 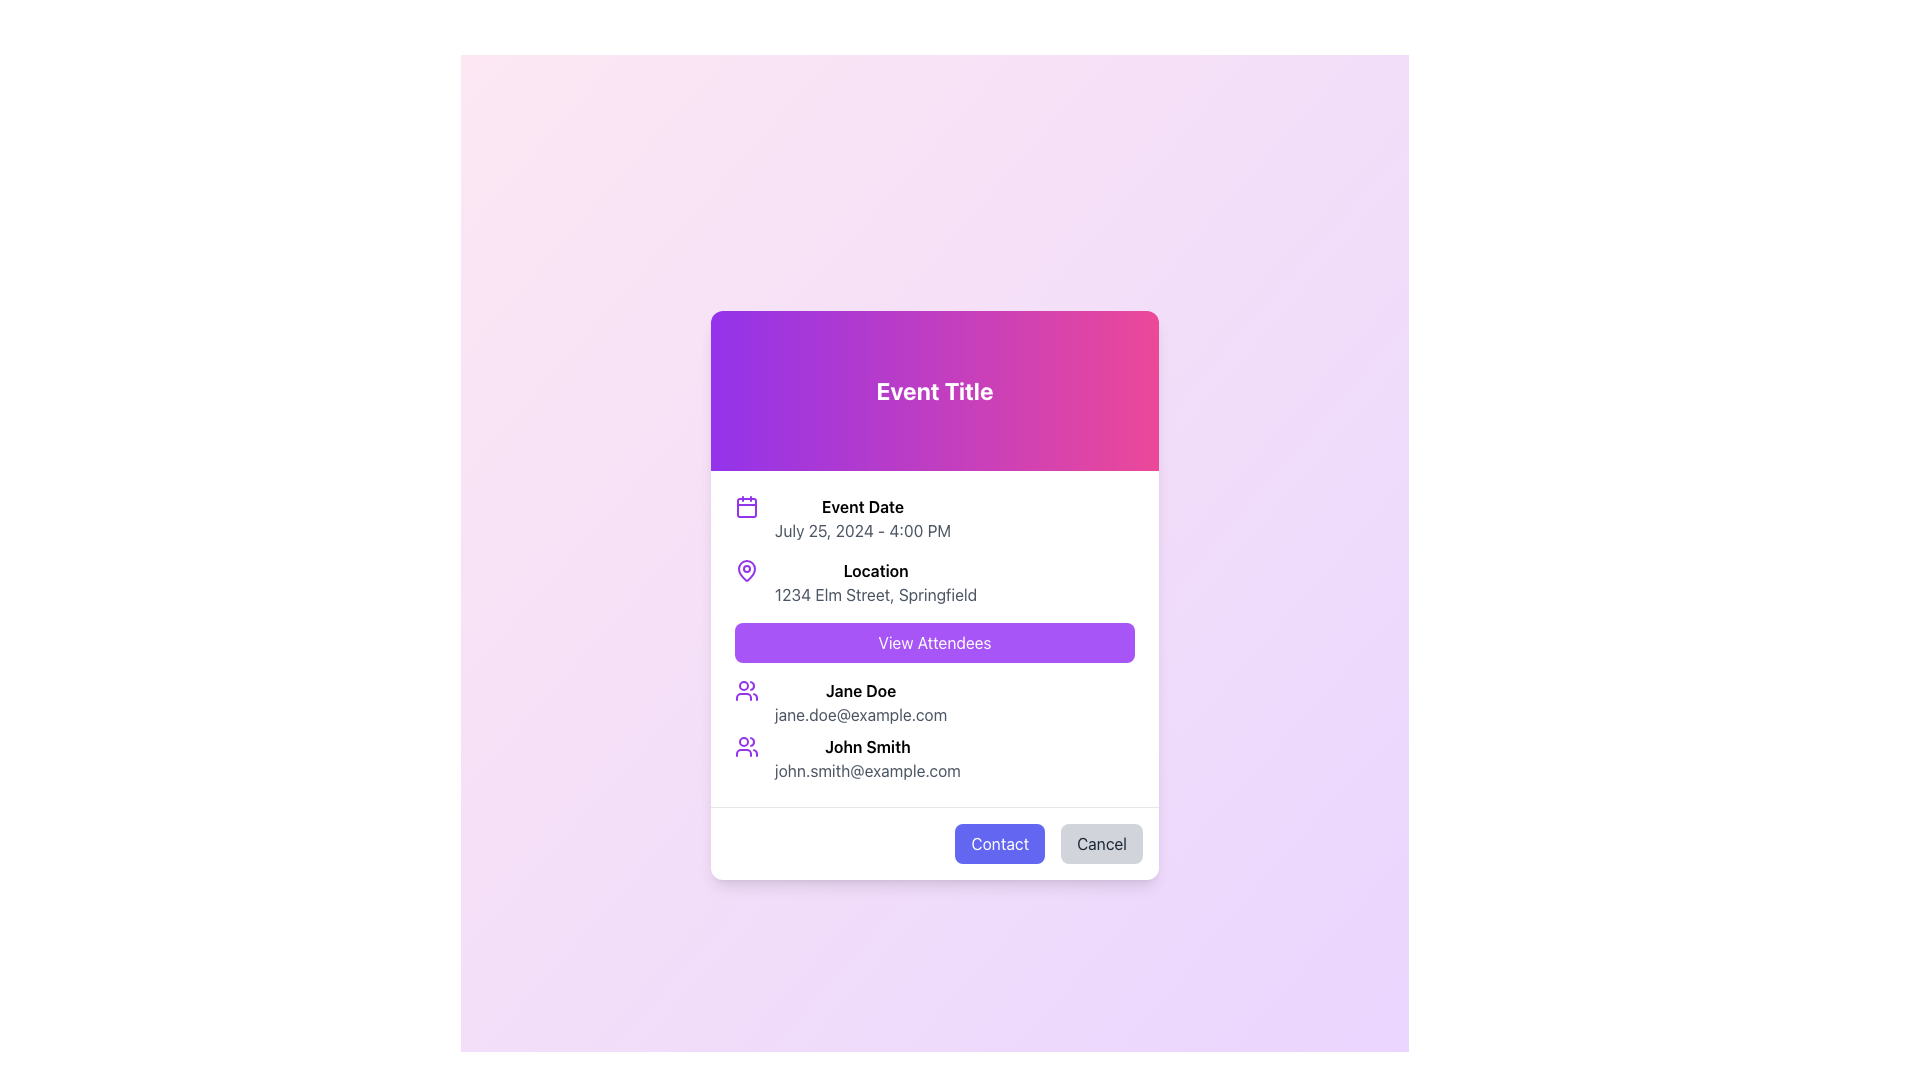 What do you see at coordinates (1000, 843) in the screenshot?
I see `the 'Contact' button located in the footer section of the modal dialog box` at bounding box center [1000, 843].